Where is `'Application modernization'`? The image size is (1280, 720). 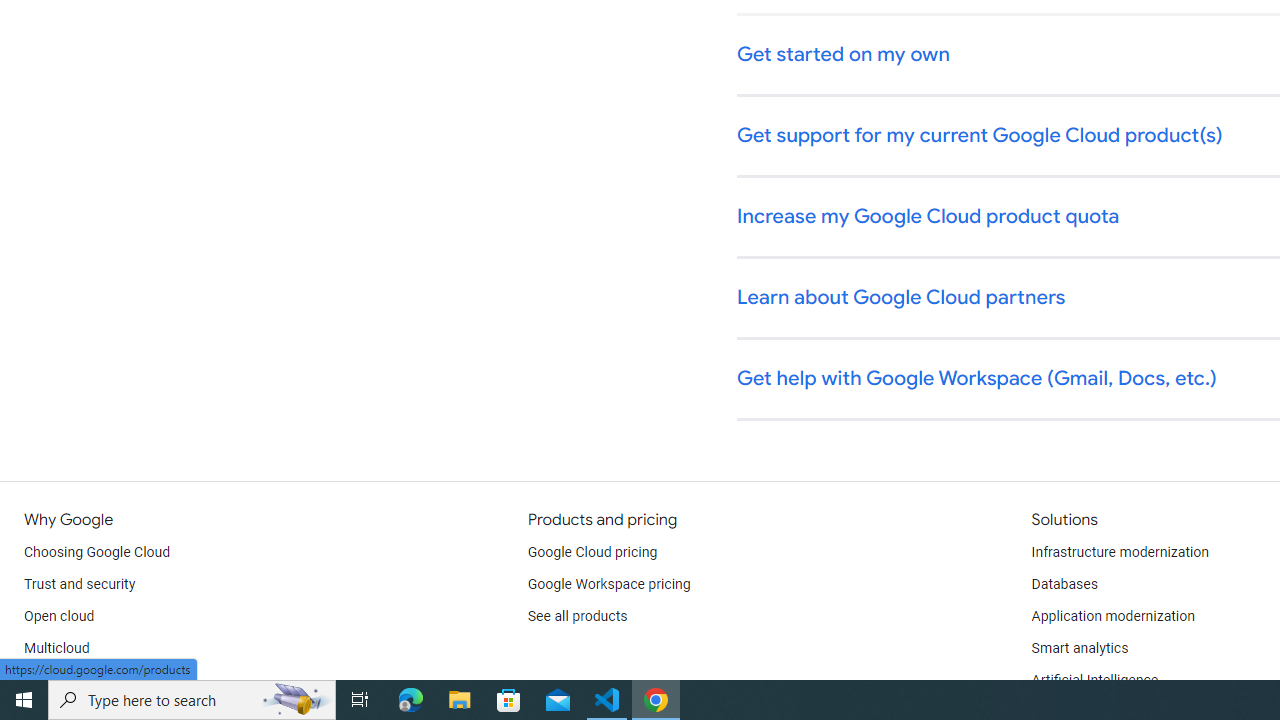
'Application modernization' is located at coordinates (1111, 616).